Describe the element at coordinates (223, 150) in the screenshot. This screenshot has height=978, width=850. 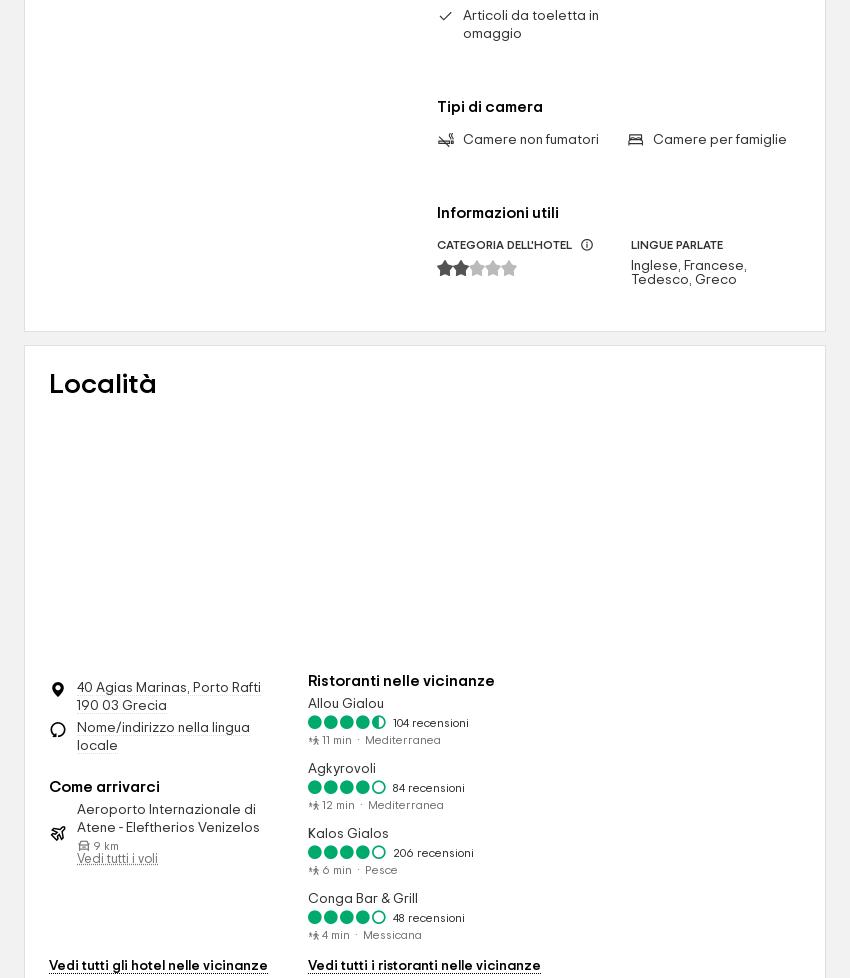
I see `'Il Kiani Akti non vede l'ora di darti il benvenuto a Porto Rafti. Il comfort e la soddisfazione dei viaggiatori sono garantiti.'` at that location.